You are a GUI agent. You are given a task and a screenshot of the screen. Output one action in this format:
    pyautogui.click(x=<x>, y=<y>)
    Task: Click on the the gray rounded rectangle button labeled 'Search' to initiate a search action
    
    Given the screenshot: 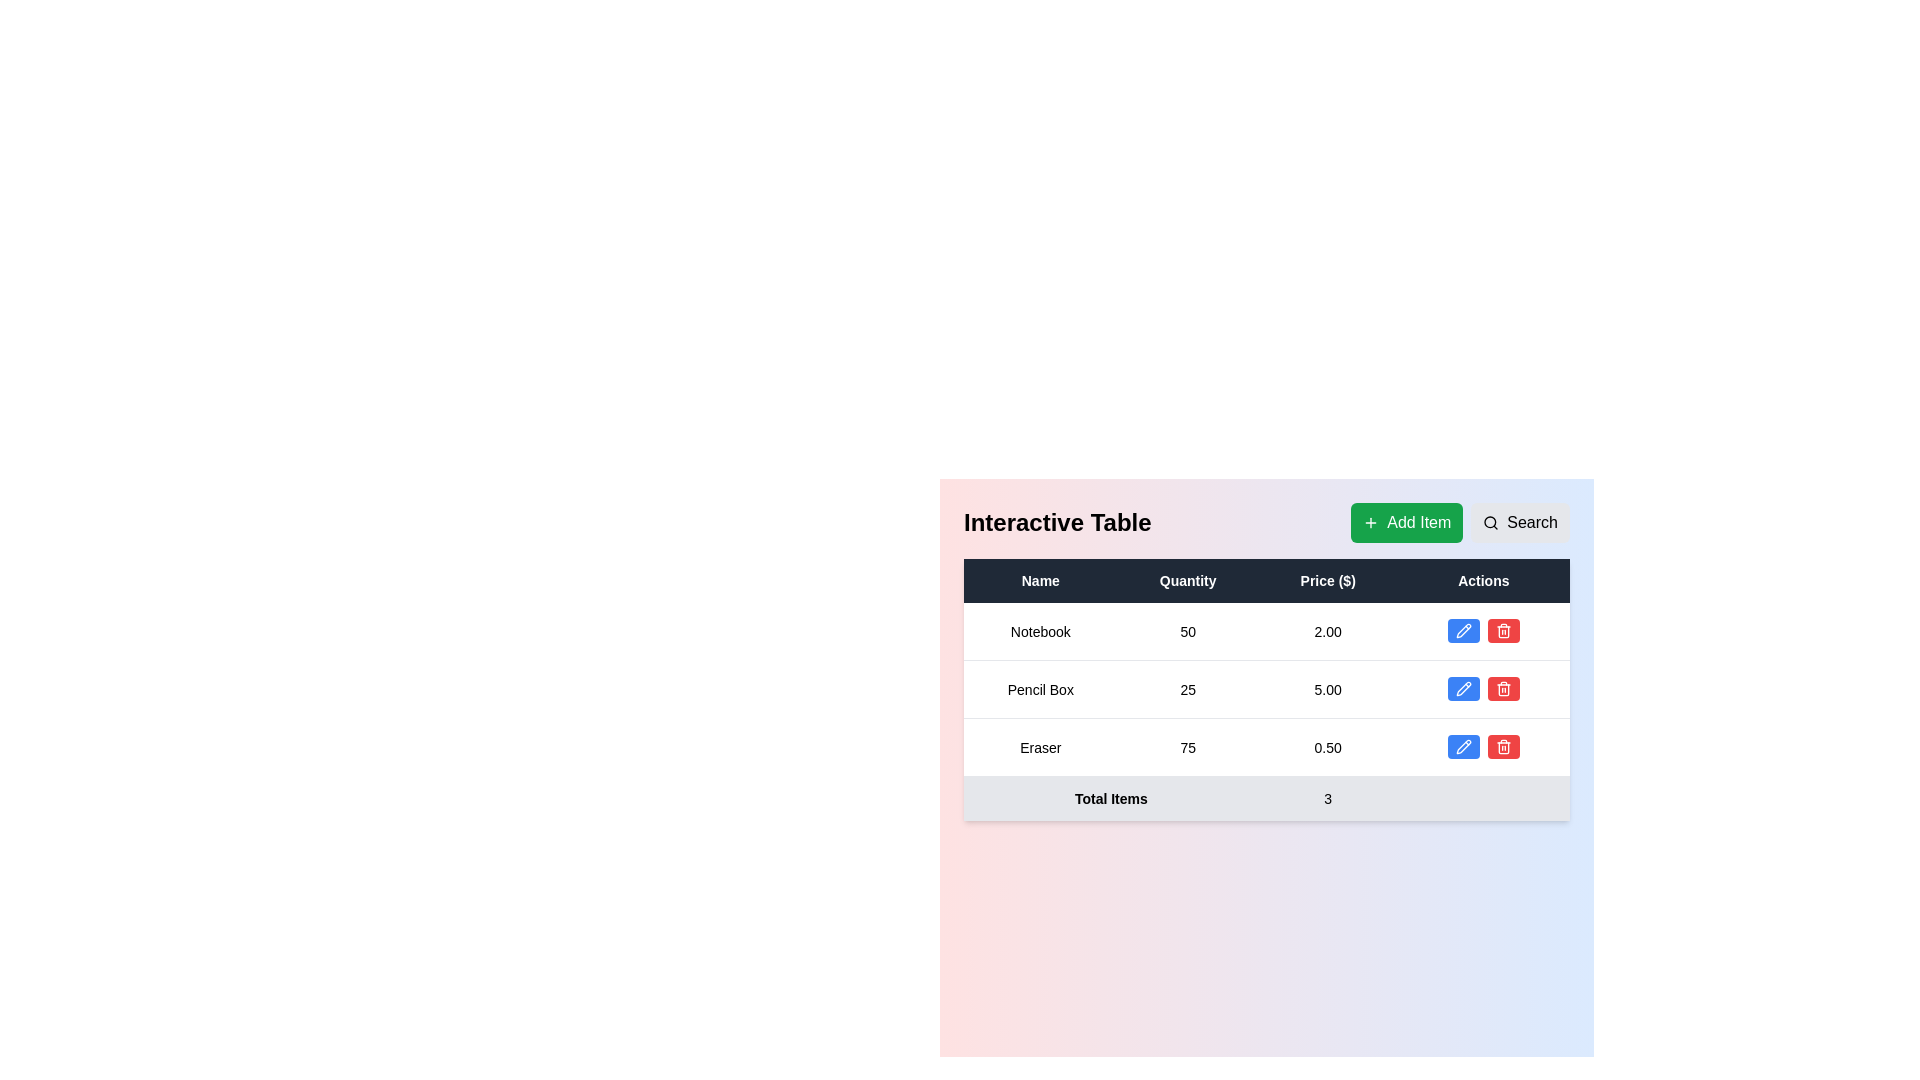 What is the action you would take?
    pyautogui.click(x=1520, y=522)
    